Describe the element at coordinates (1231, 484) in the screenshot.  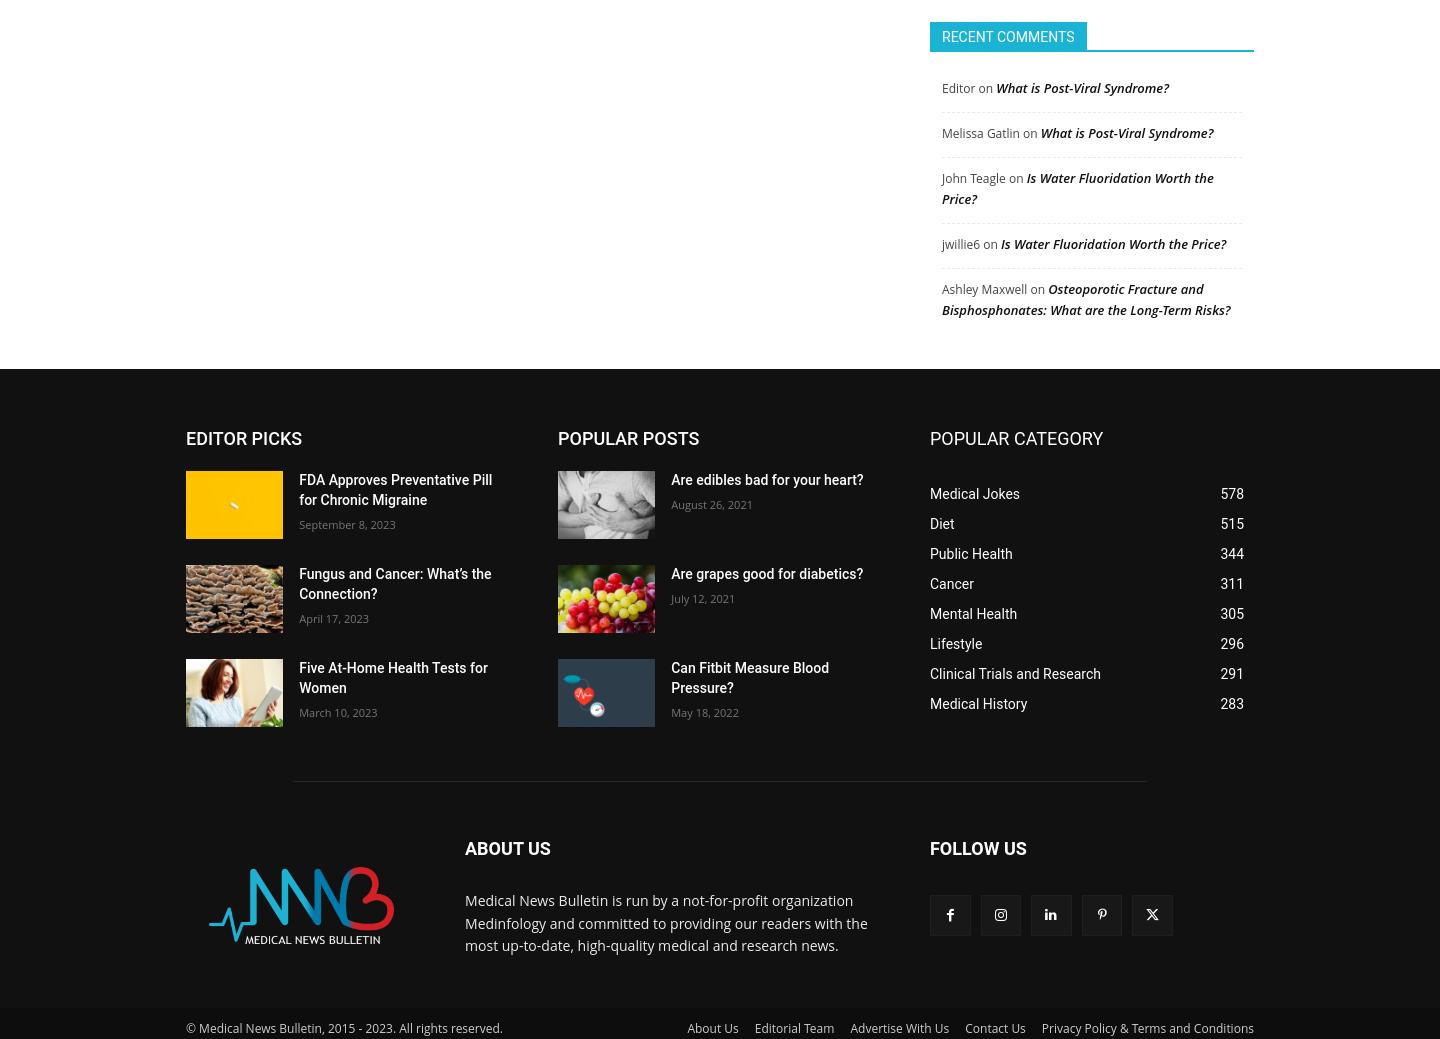
I see `'578'` at that location.